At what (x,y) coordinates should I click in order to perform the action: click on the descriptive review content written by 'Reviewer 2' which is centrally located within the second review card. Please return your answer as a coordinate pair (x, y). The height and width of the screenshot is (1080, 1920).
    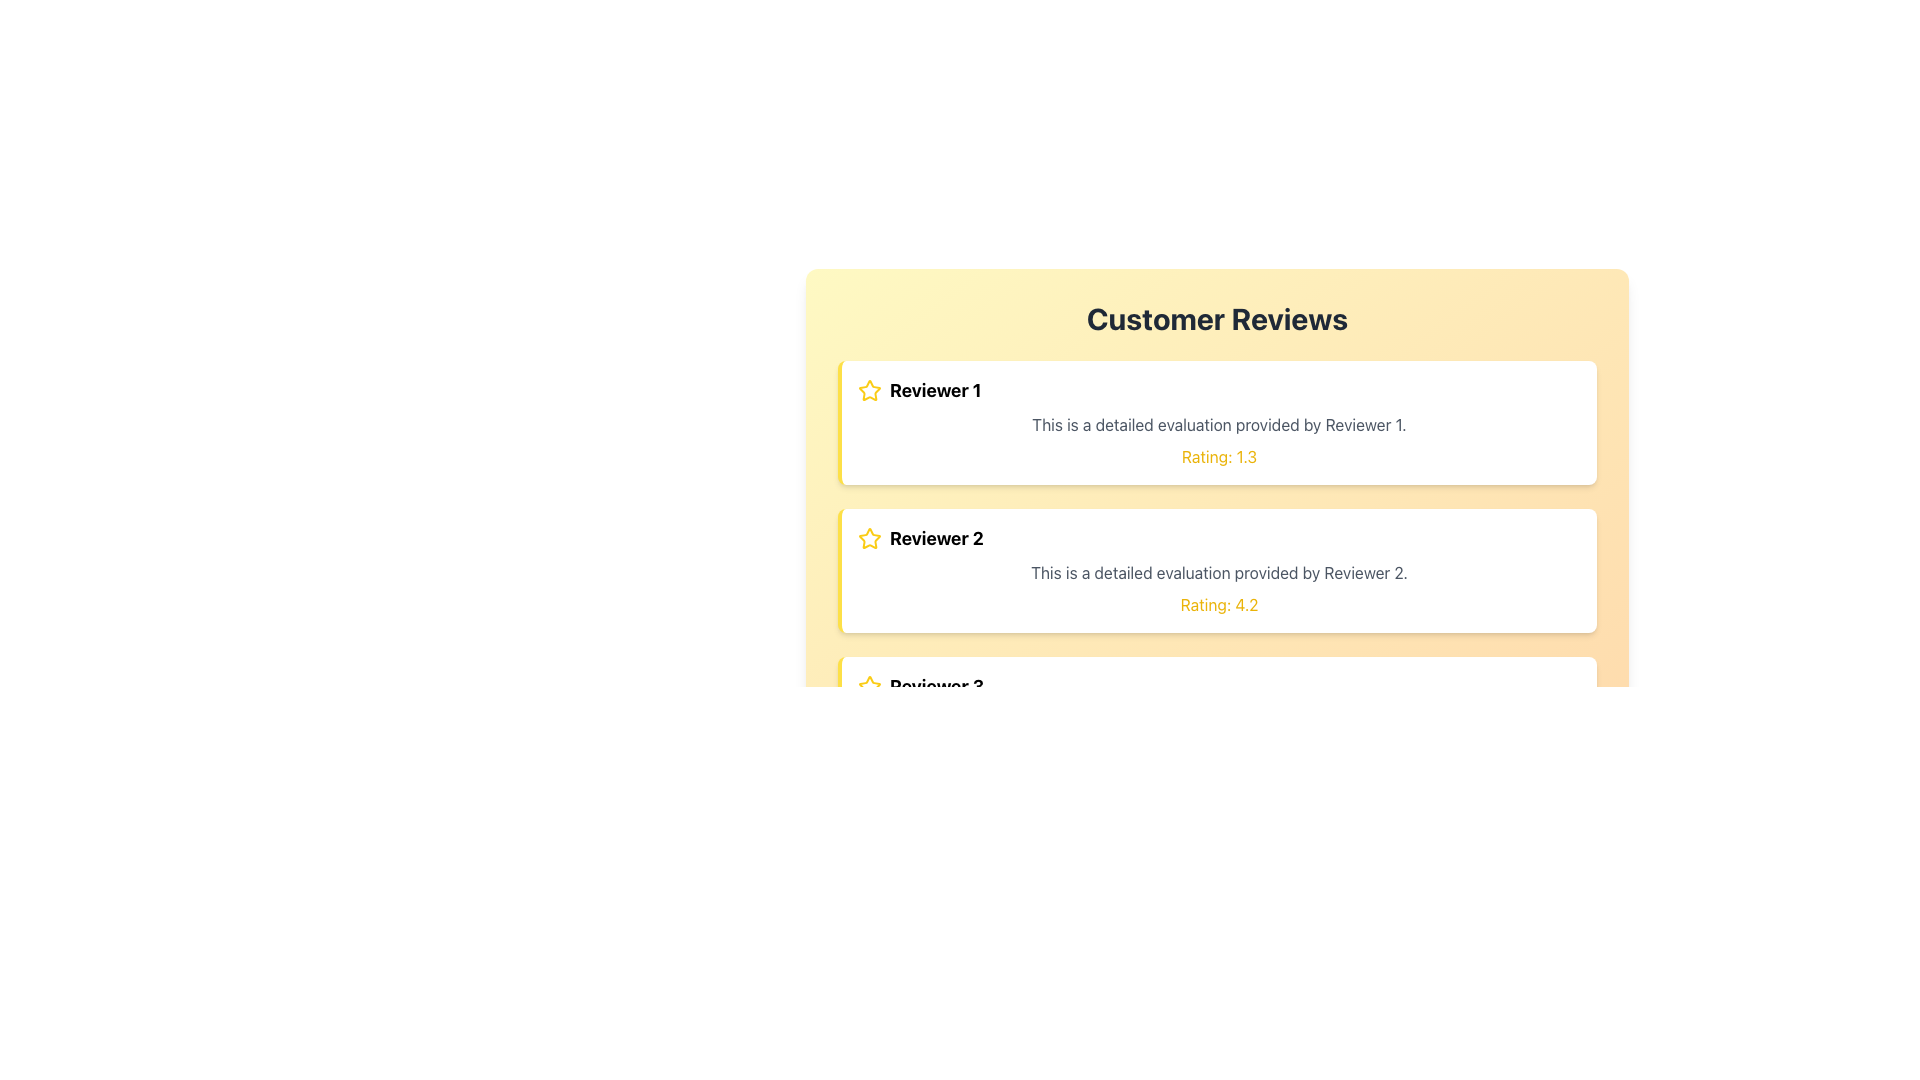
    Looking at the image, I should click on (1218, 573).